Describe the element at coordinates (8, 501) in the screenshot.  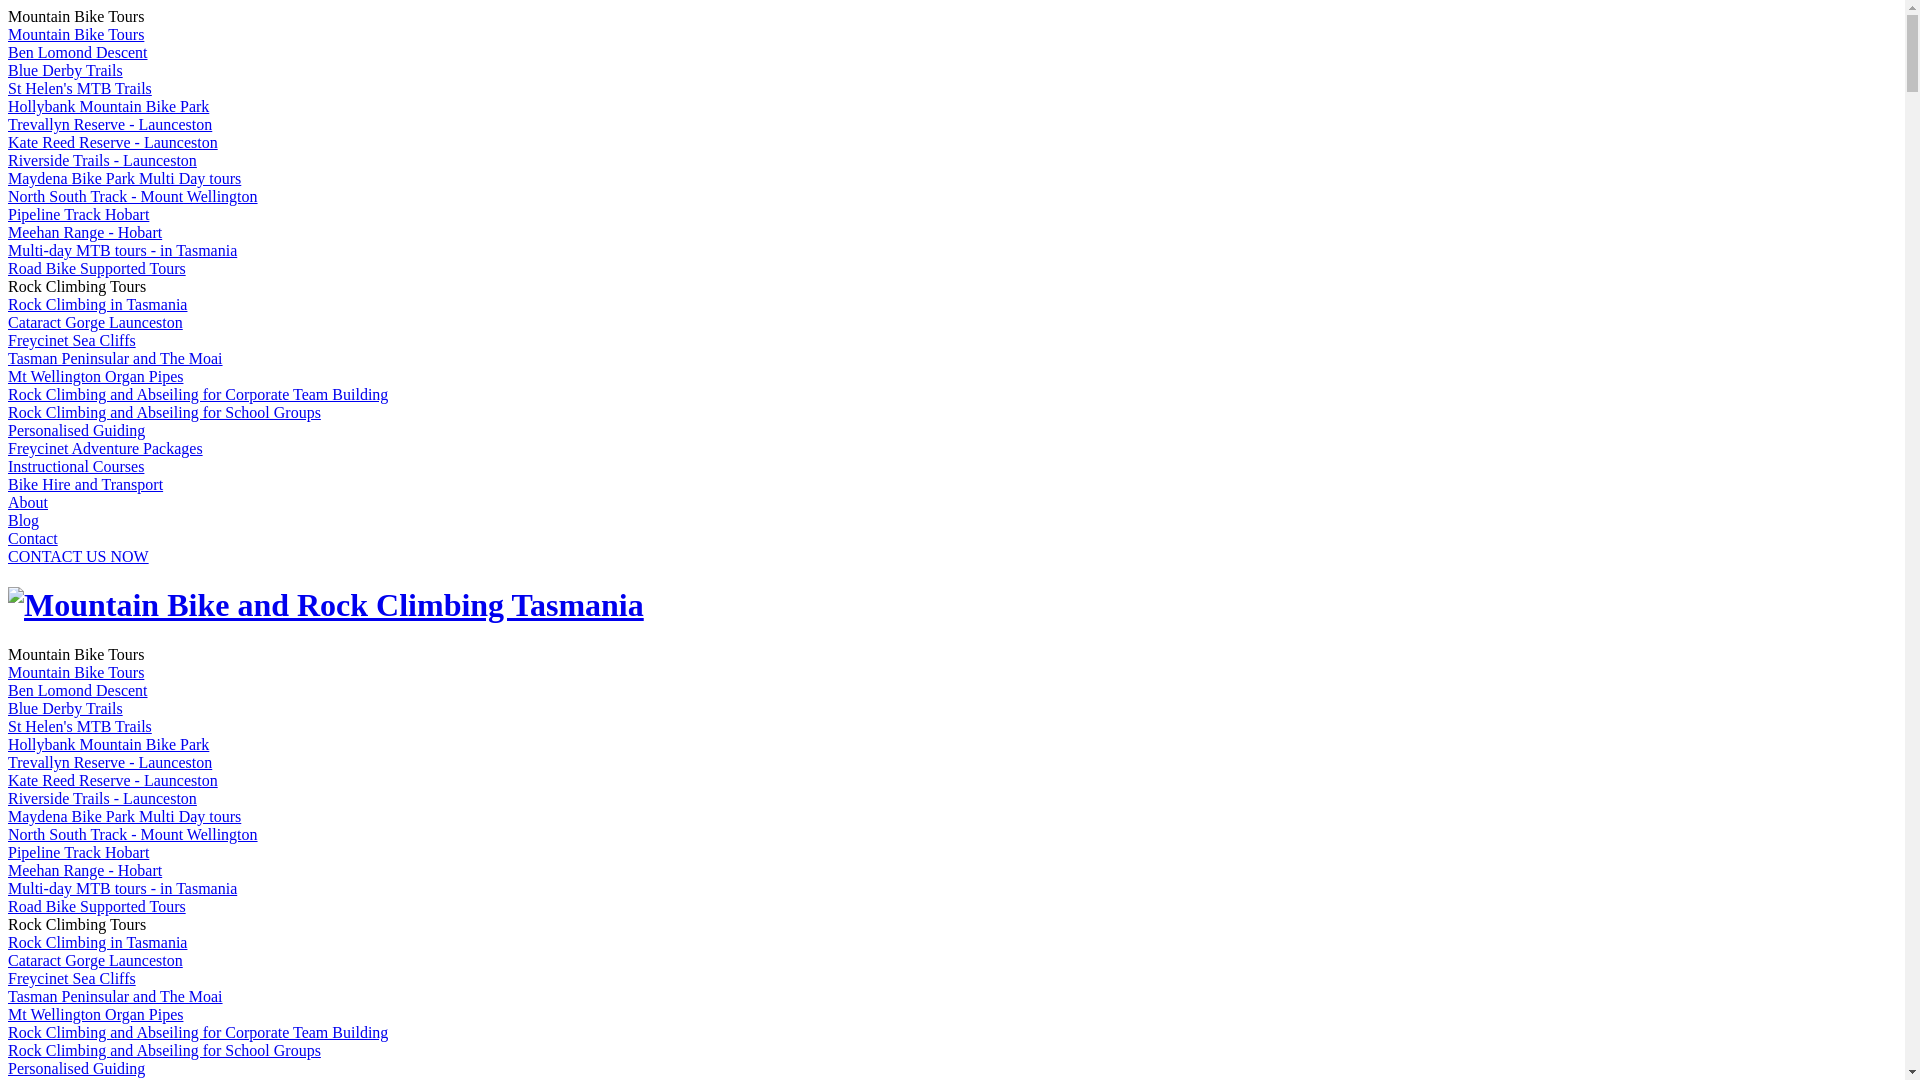
I see `'About'` at that location.